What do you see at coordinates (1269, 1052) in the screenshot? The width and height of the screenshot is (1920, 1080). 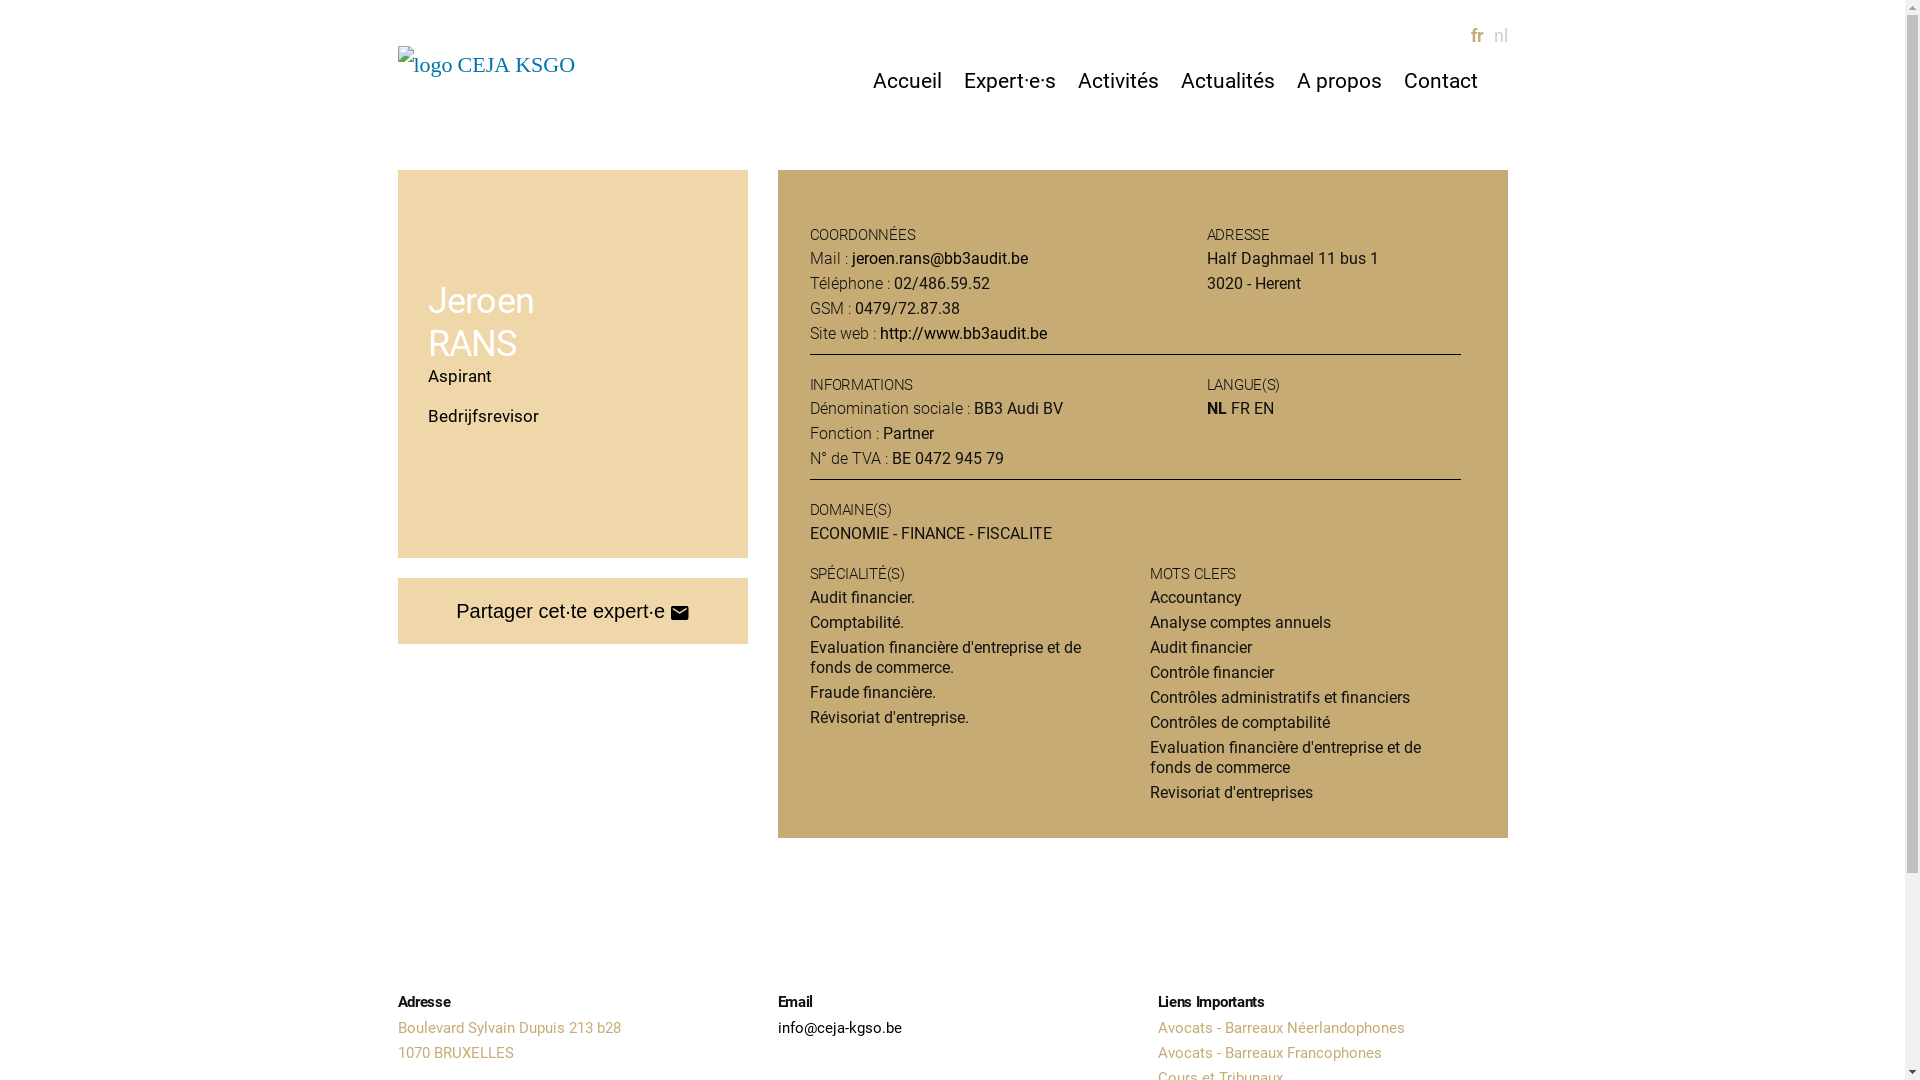 I see `'Avocats - Barreaux Francophones'` at bounding box center [1269, 1052].